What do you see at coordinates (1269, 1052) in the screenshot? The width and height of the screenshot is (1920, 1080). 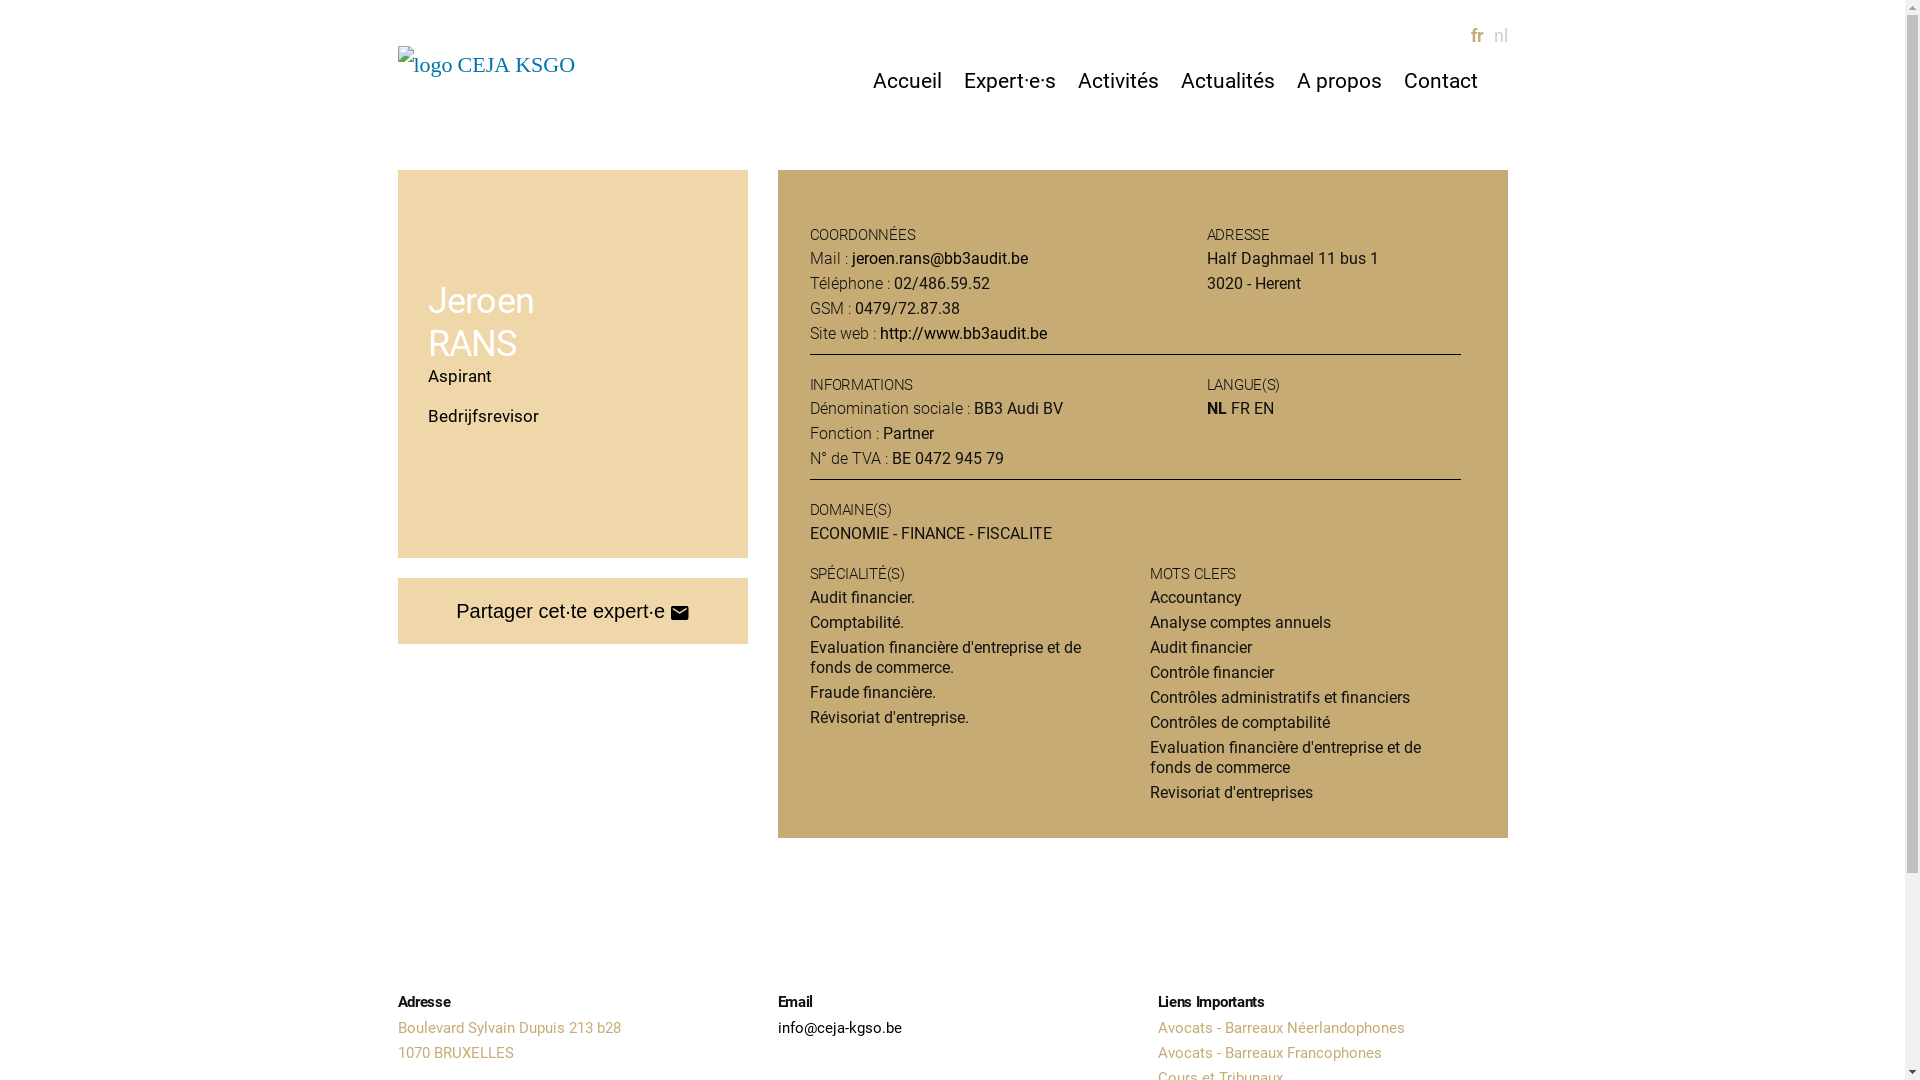 I see `'Avocats - Barreaux Francophones'` at bounding box center [1269, 1052].